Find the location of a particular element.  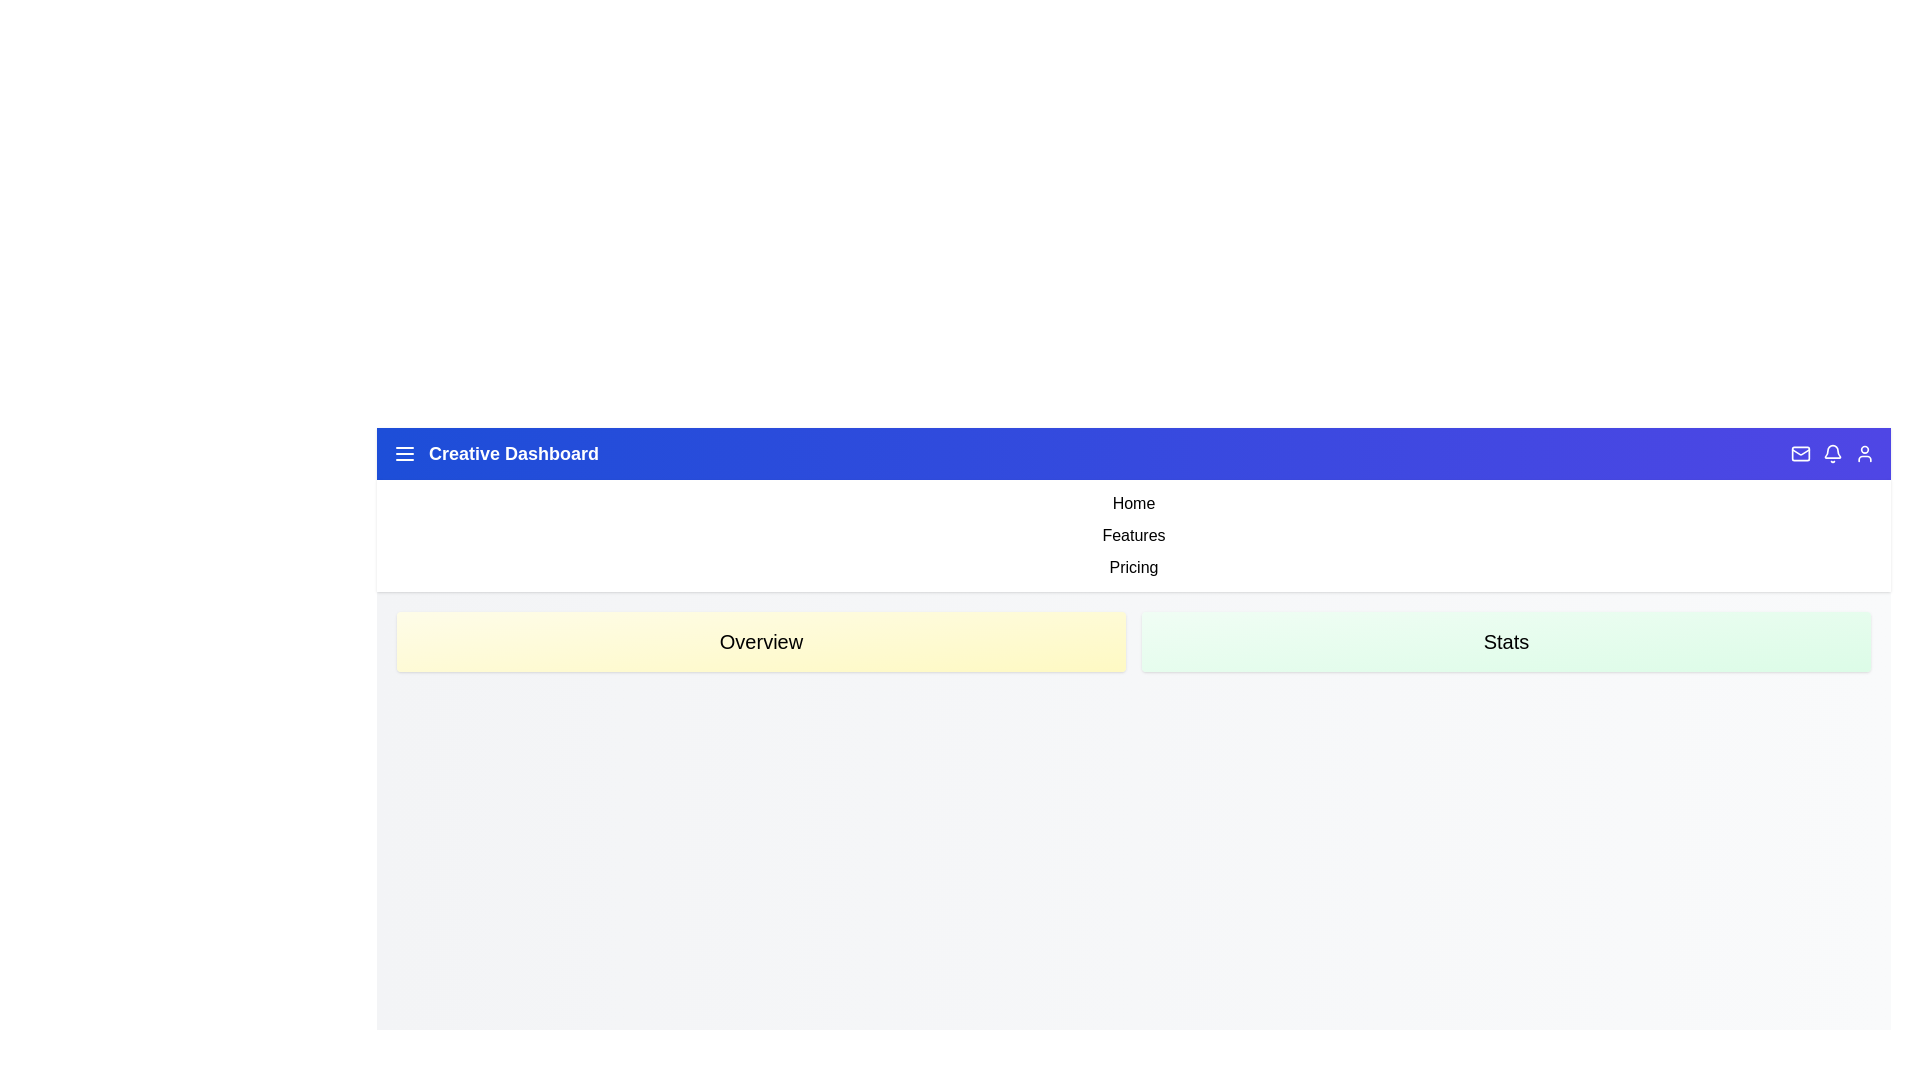

the User icon in the header is located at coordinates (1864, 454).